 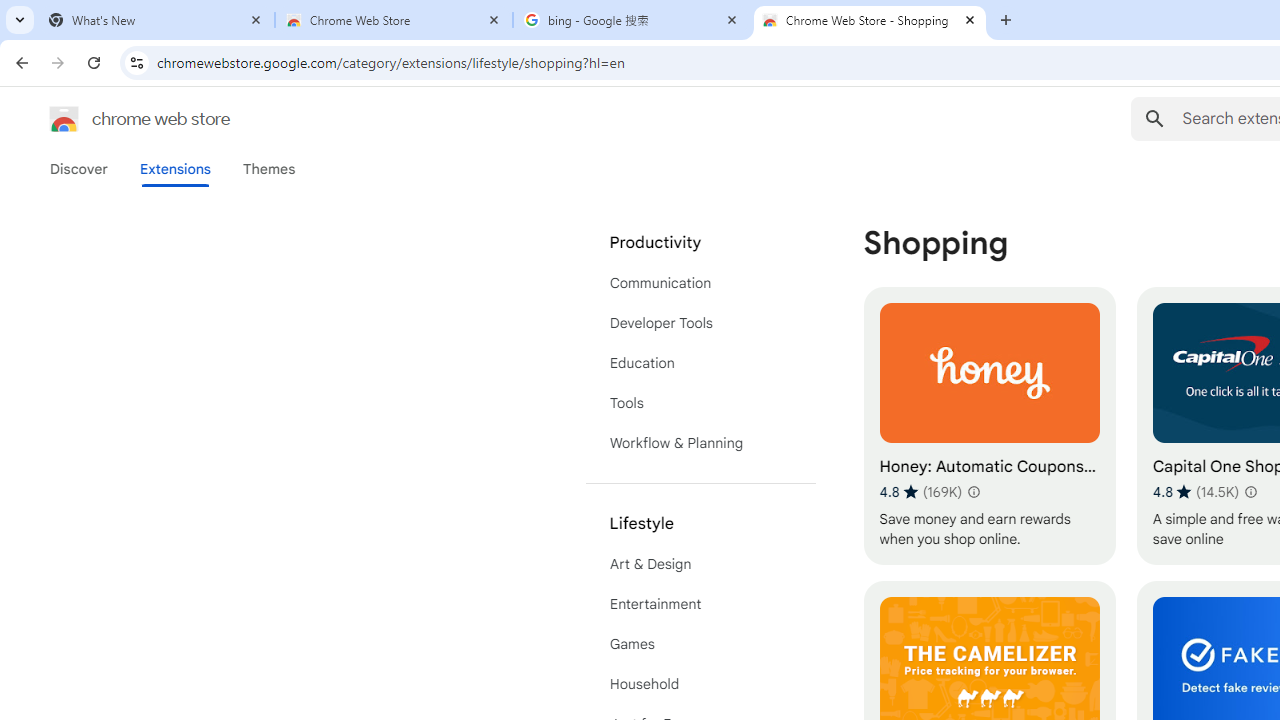 I want to click on 'Honey: Automatic Coupons & Rewards', so click(x=989, y=425).